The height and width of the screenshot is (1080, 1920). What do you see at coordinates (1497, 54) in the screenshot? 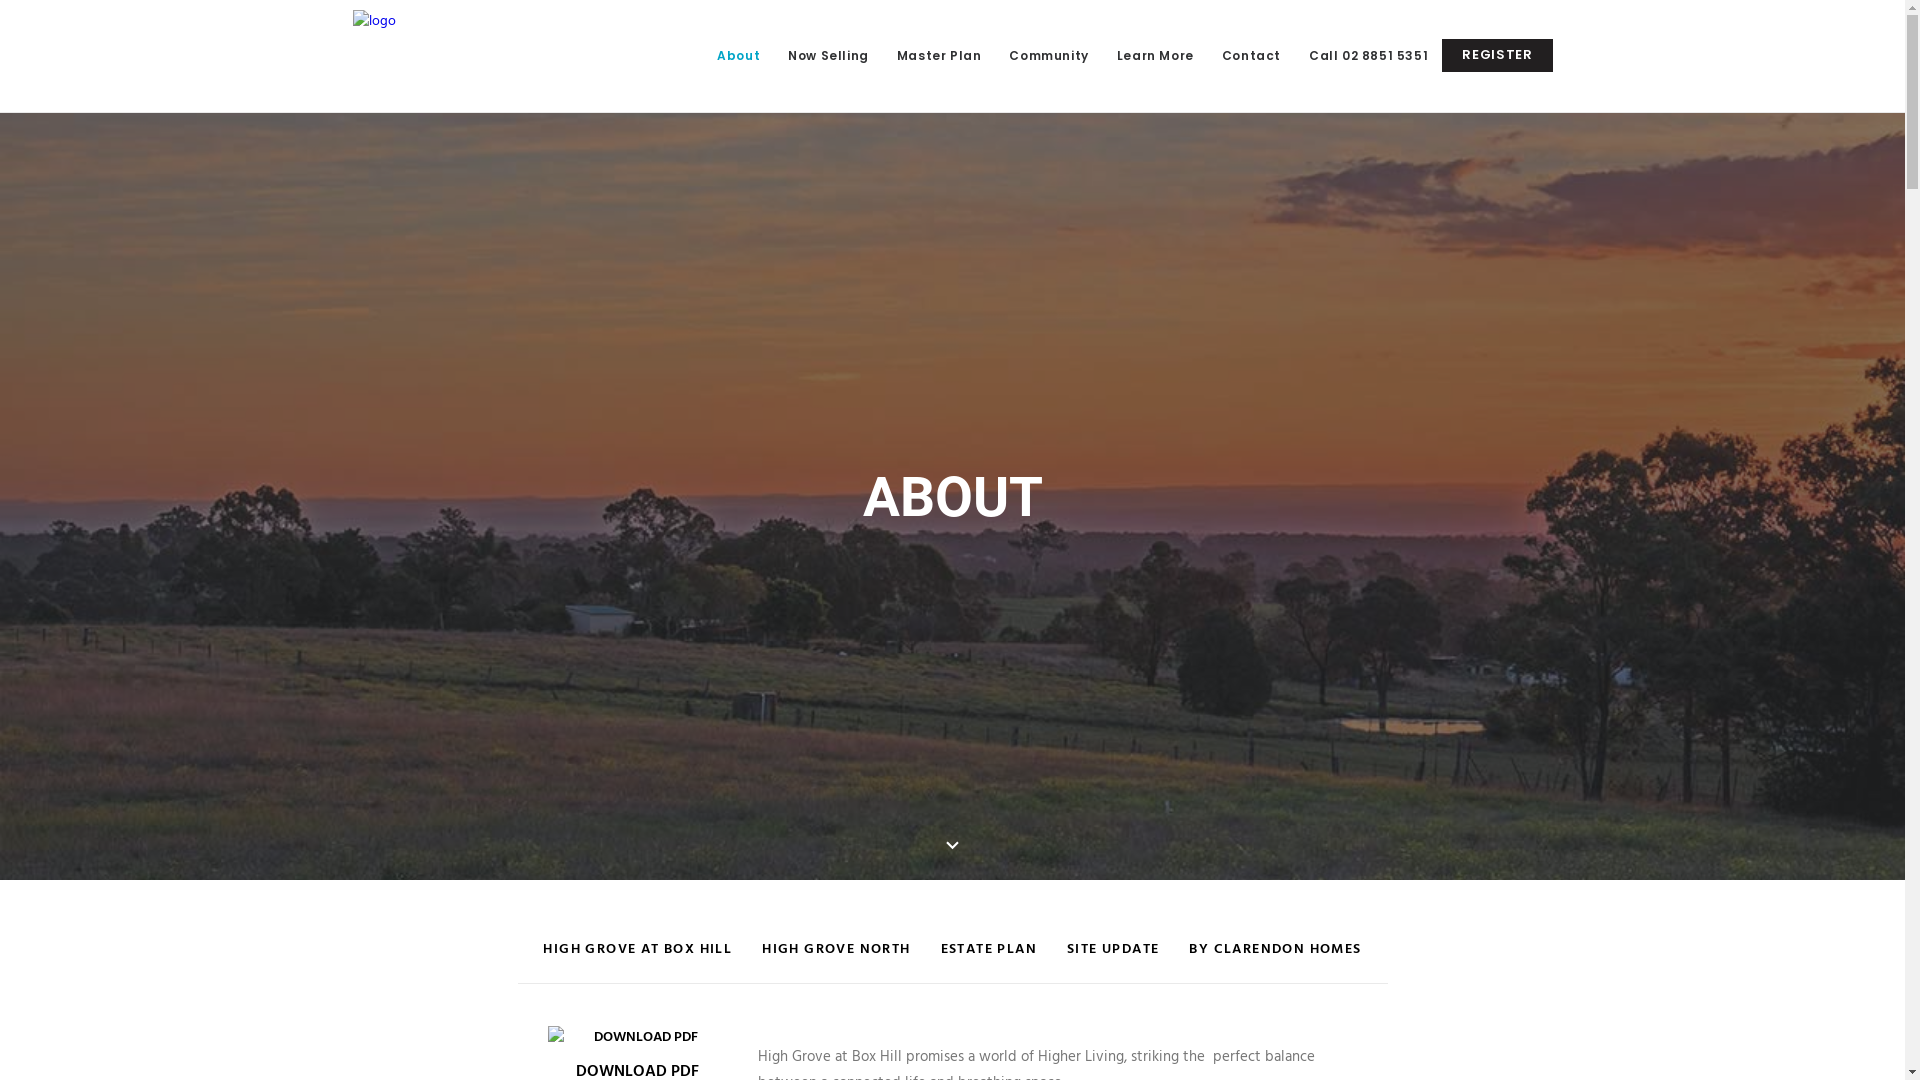
I see `'REGISTER'` at bounding box center [1497, 54].